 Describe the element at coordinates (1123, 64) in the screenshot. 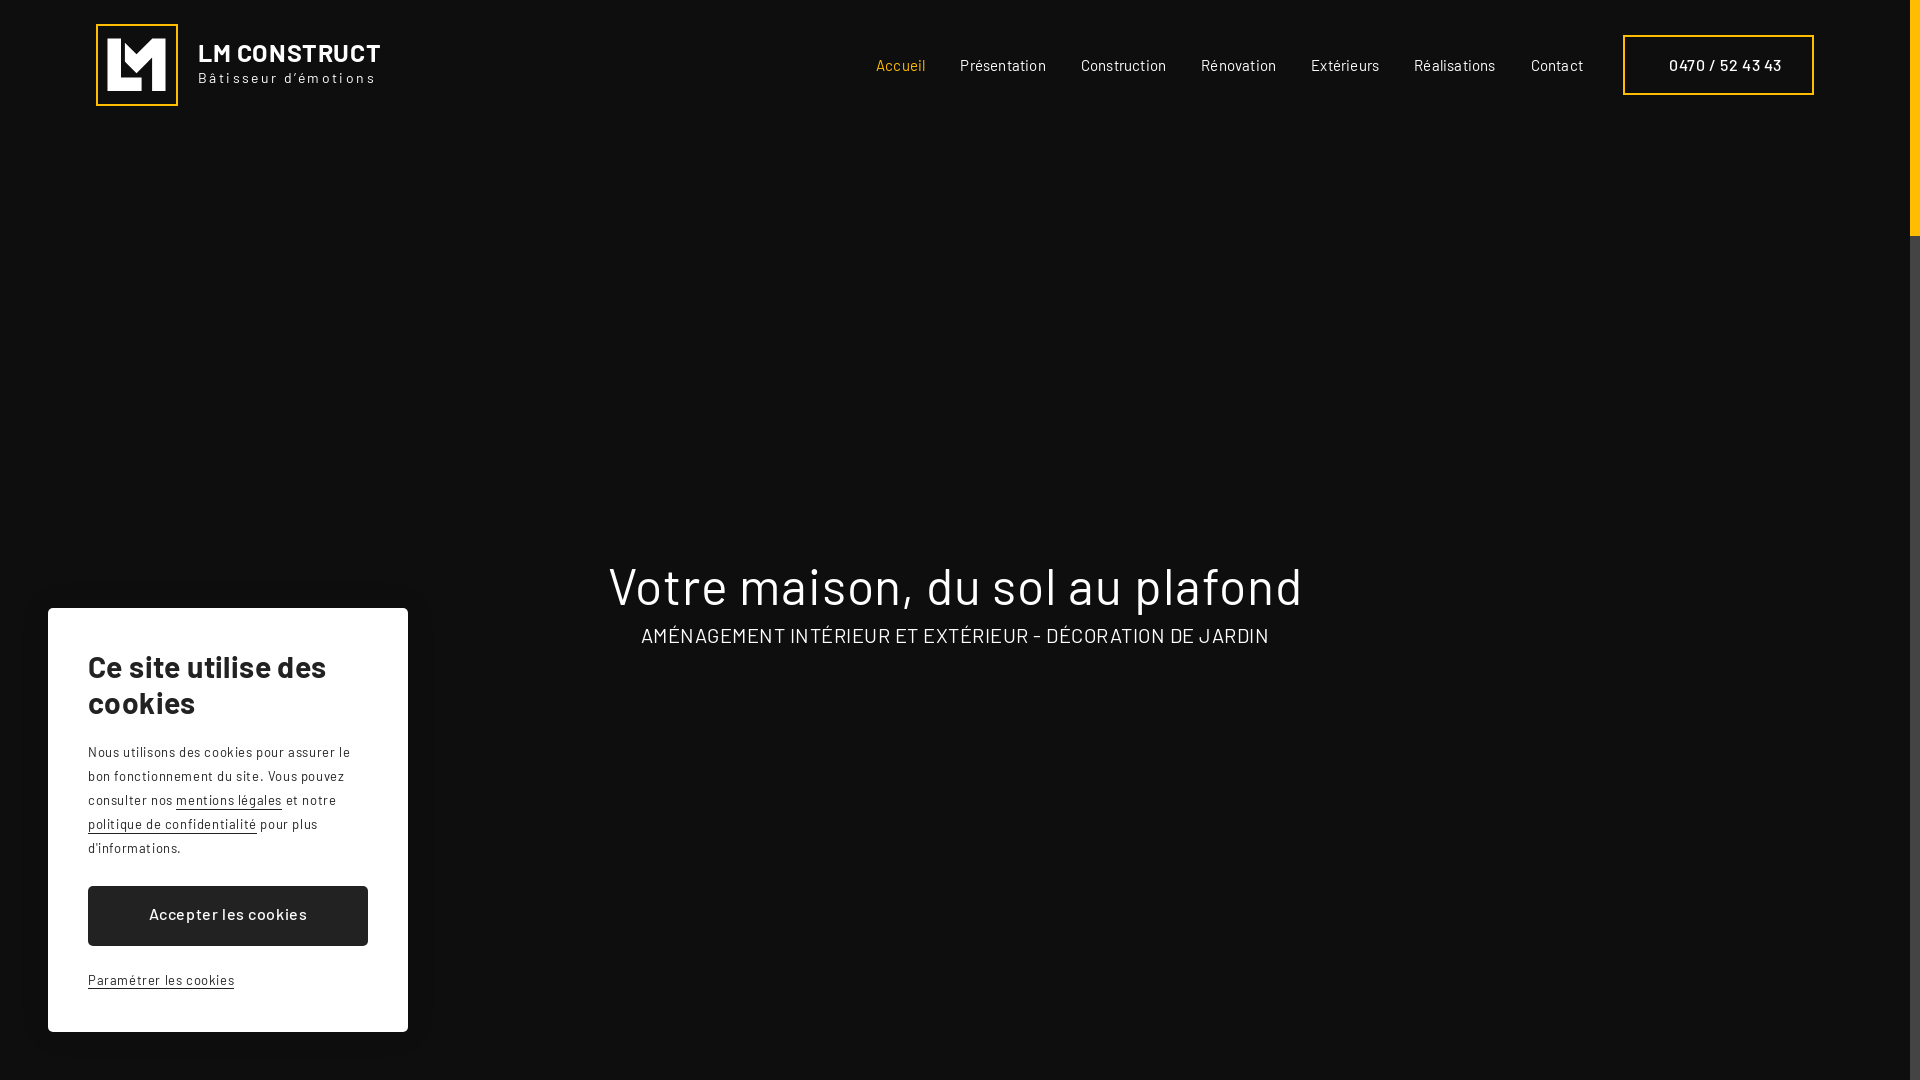

I see `'Construction'` at that location.